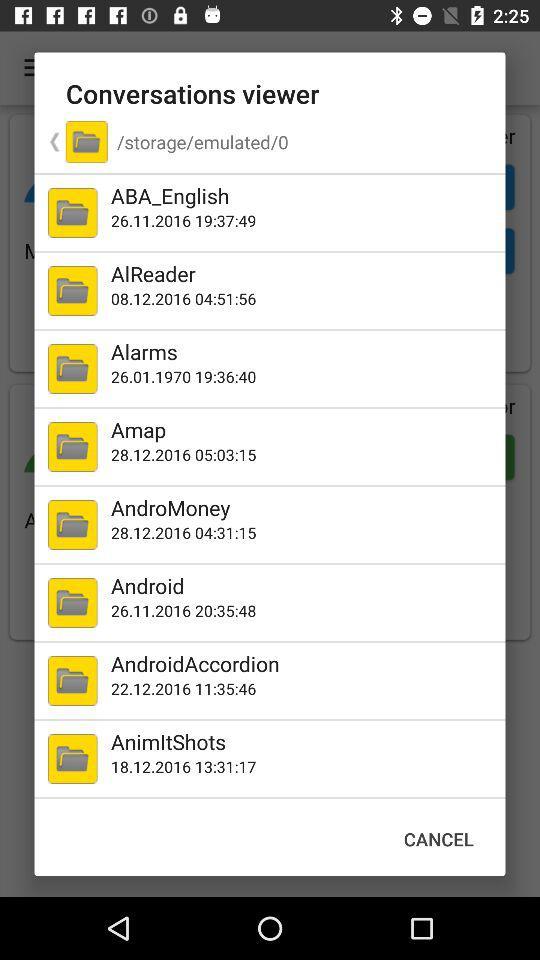 This screenshot has width=540, height=960. Describe the element at coordinates (303, 195) in the screenshot. I see `the aba_english icon` at that location.